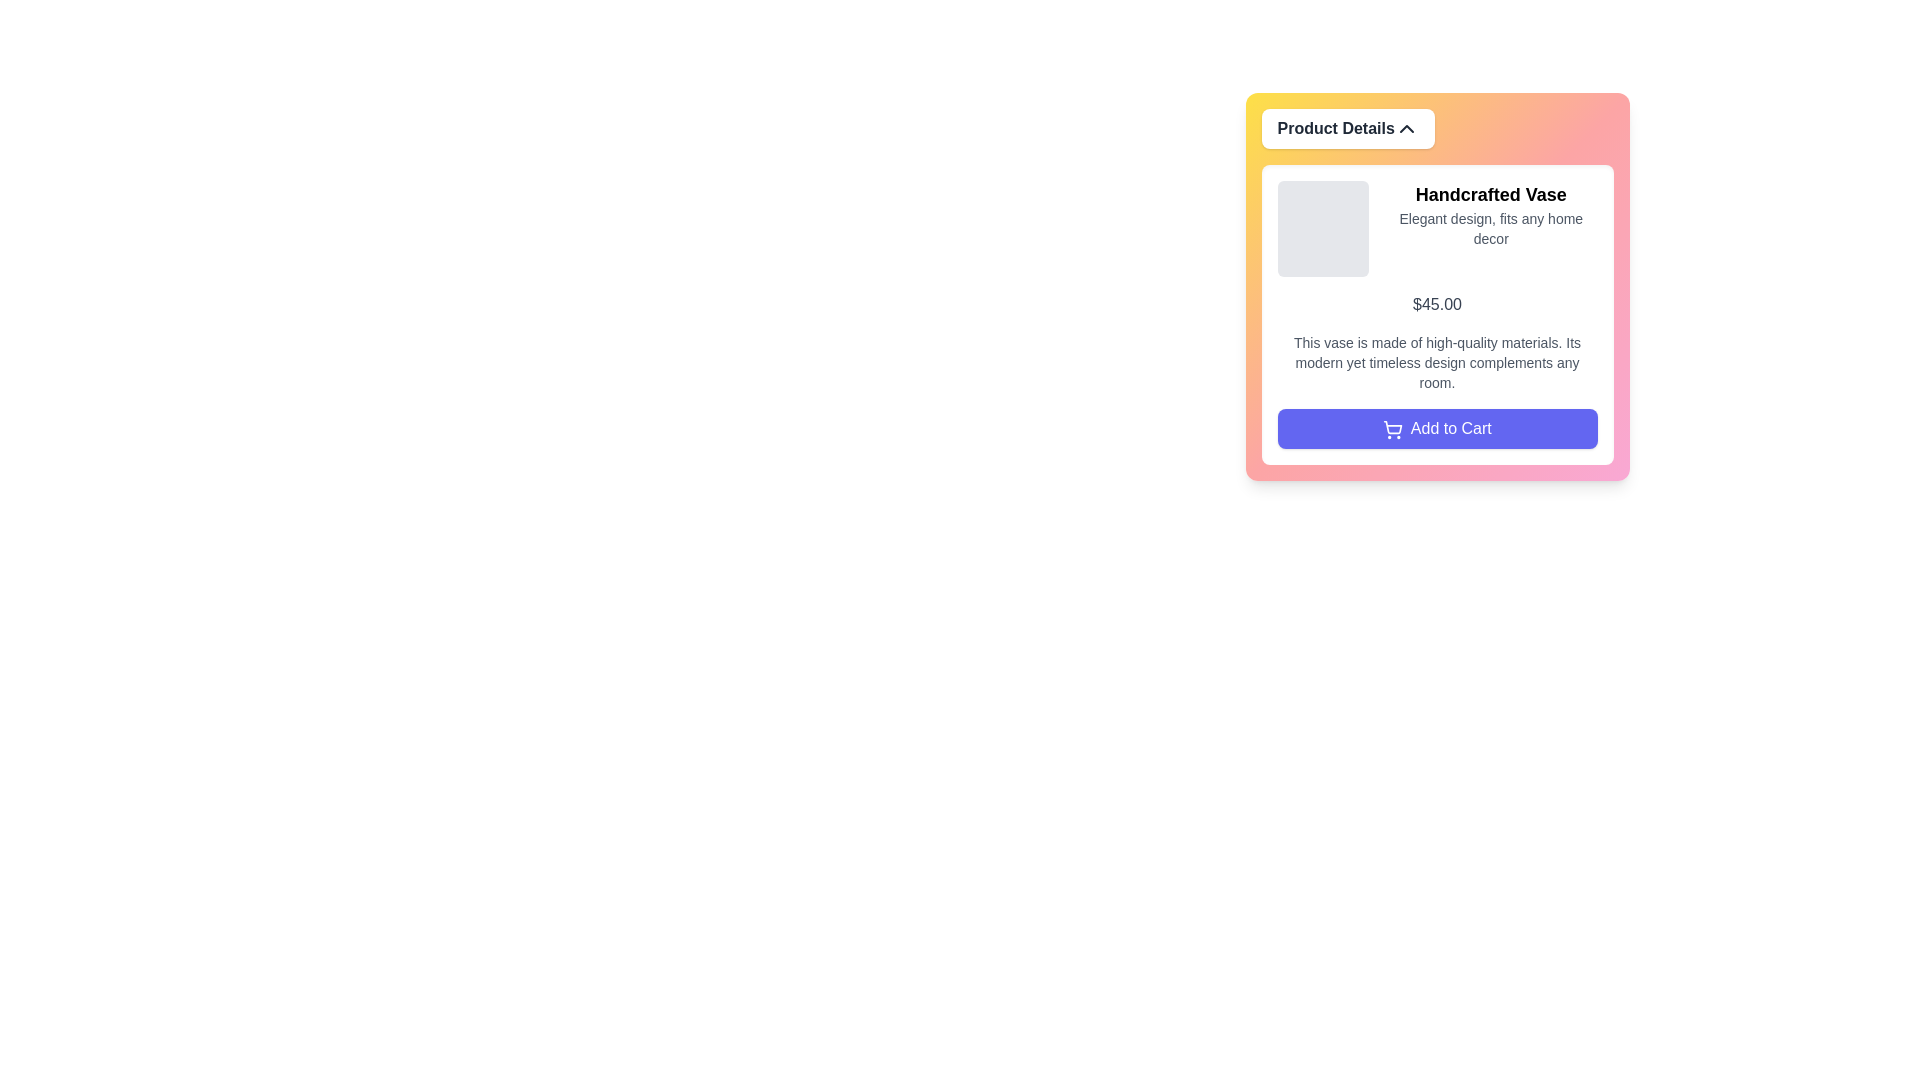 Image resolution: width=1920 pixels, height=1080 pixels. I want to click on the small chevron-down icon with a triangular shape located at the right end of the 'Product Details' bar, so click(1405, 128).